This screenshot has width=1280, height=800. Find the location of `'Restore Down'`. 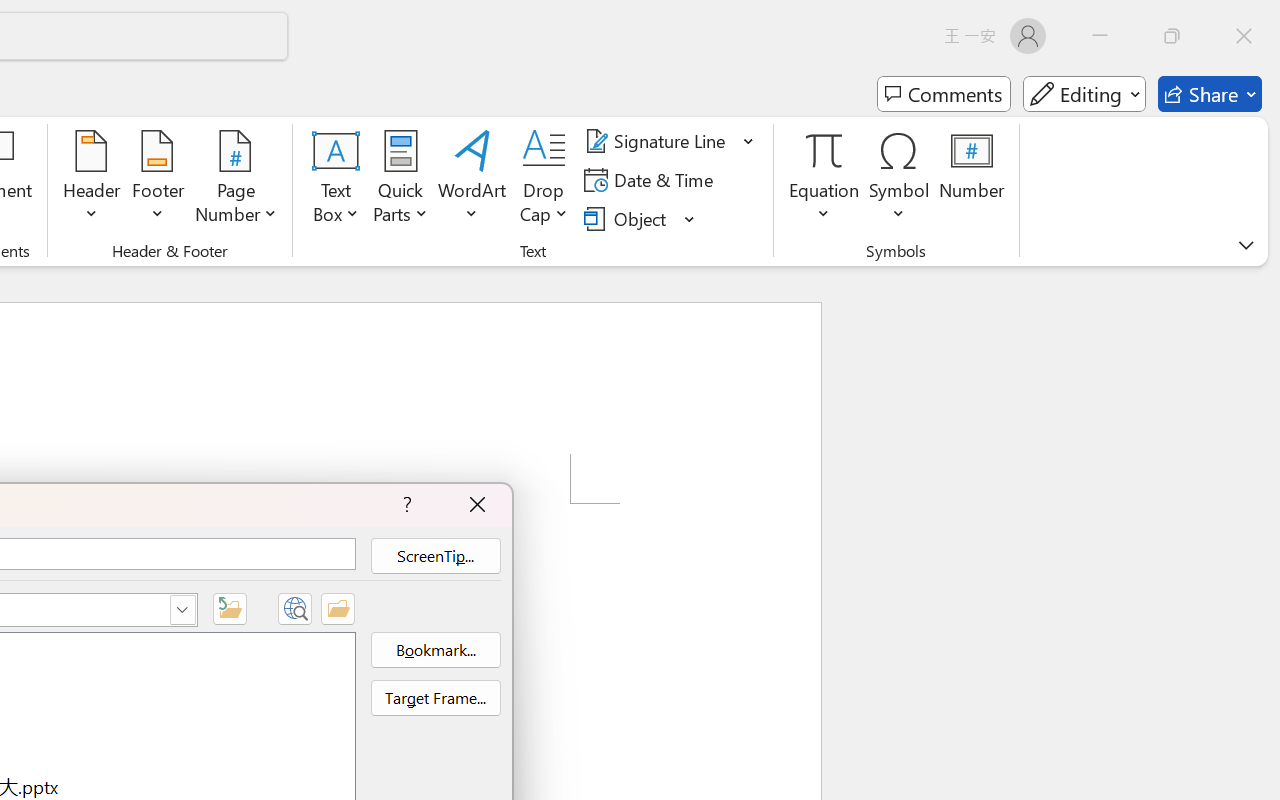

'Restore Down' is located at coordinates (1172, 35).